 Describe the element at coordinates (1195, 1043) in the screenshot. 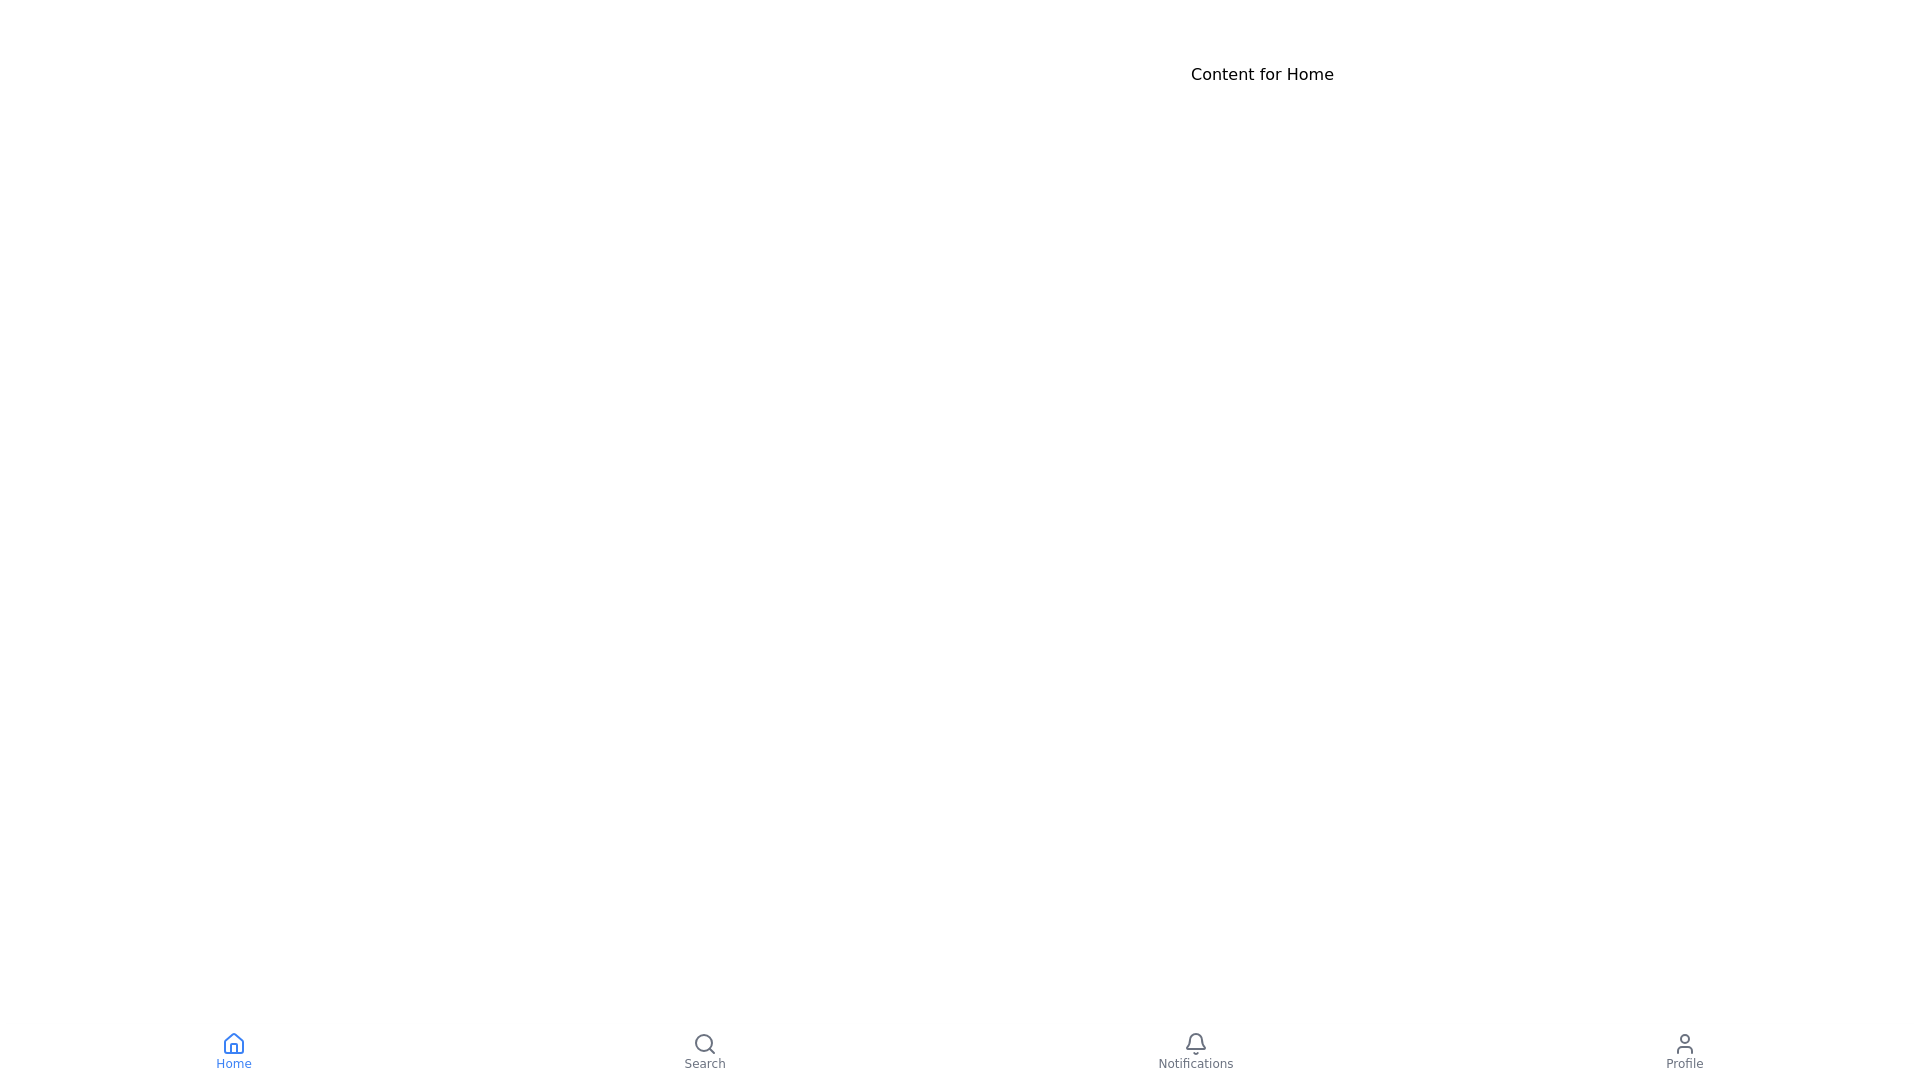

I see `the bell-shaped notification icon located at the bottom-right corner of the interface to get more information` at that location.